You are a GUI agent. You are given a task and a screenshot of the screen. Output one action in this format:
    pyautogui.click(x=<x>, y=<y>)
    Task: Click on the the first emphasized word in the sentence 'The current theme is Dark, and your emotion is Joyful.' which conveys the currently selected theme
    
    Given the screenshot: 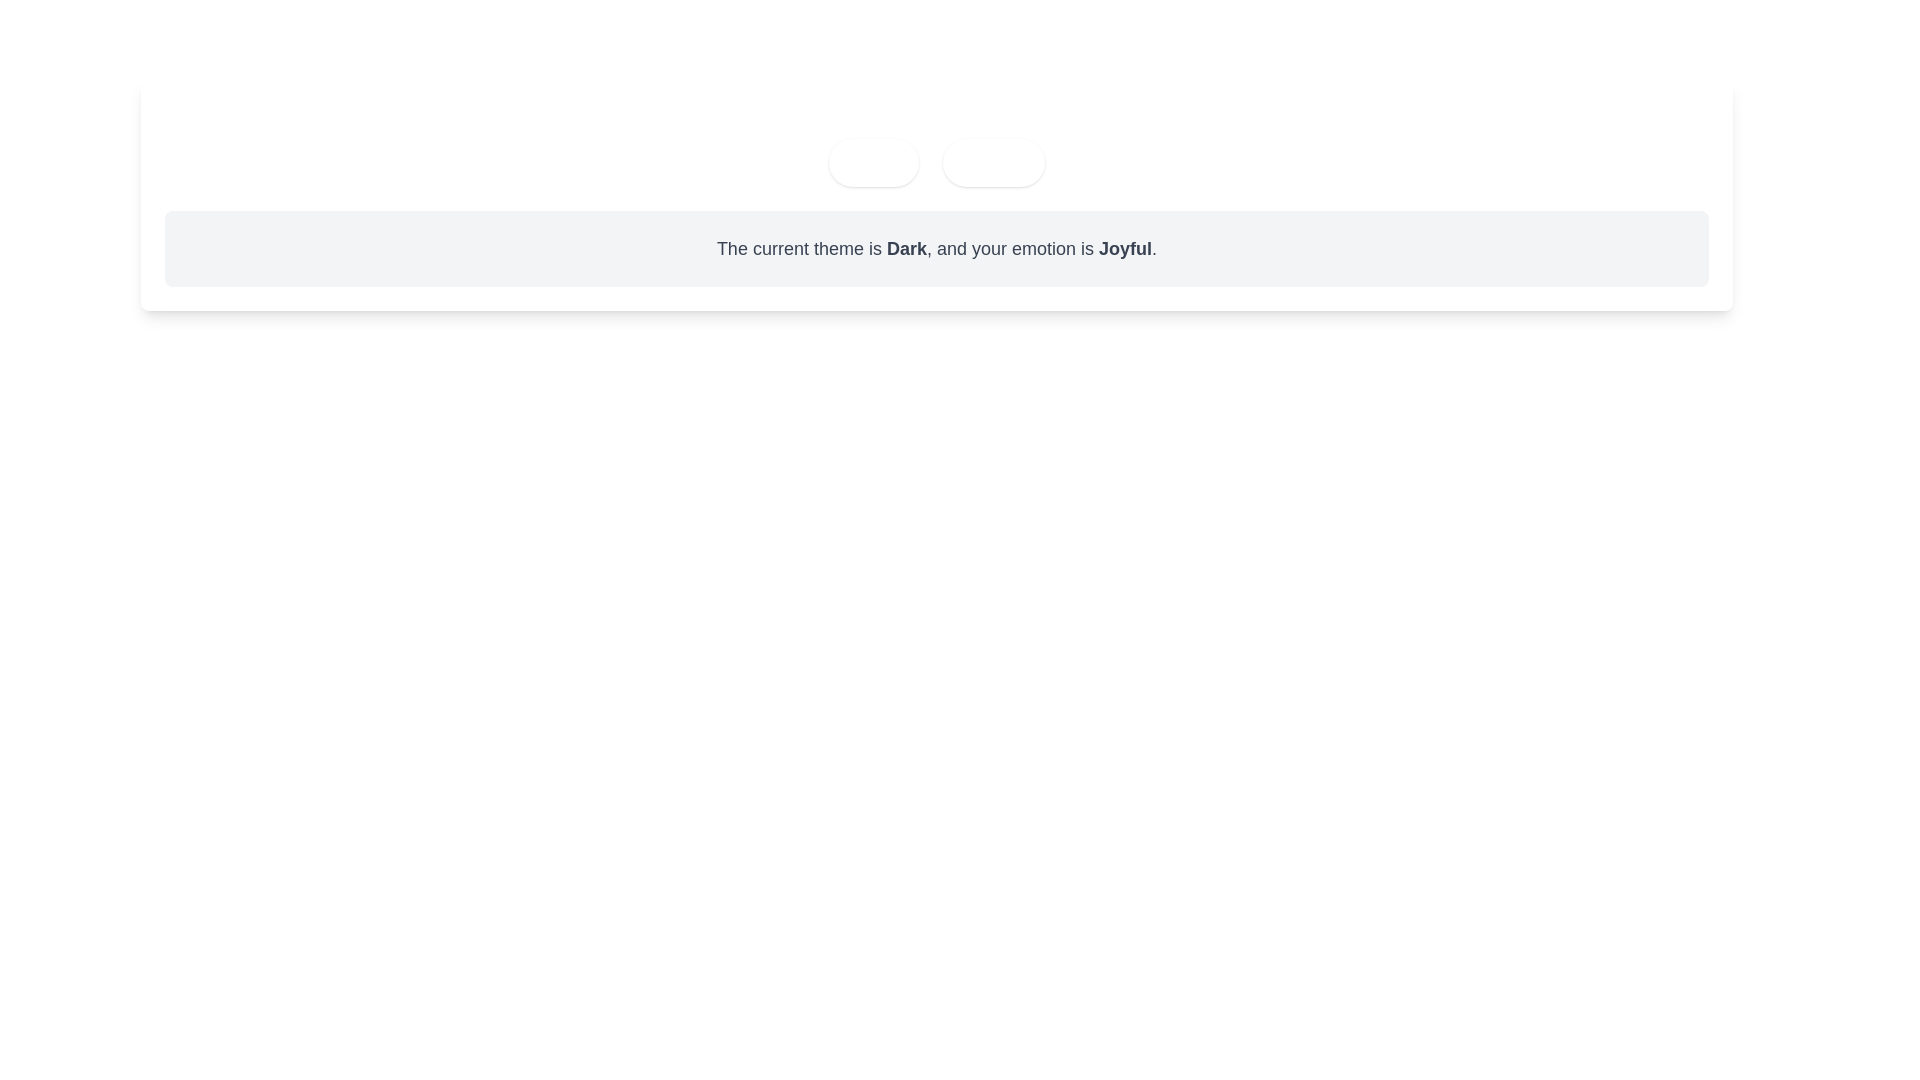 What is the action you would take?
    pyautogui.click(x=906, y=248)
    